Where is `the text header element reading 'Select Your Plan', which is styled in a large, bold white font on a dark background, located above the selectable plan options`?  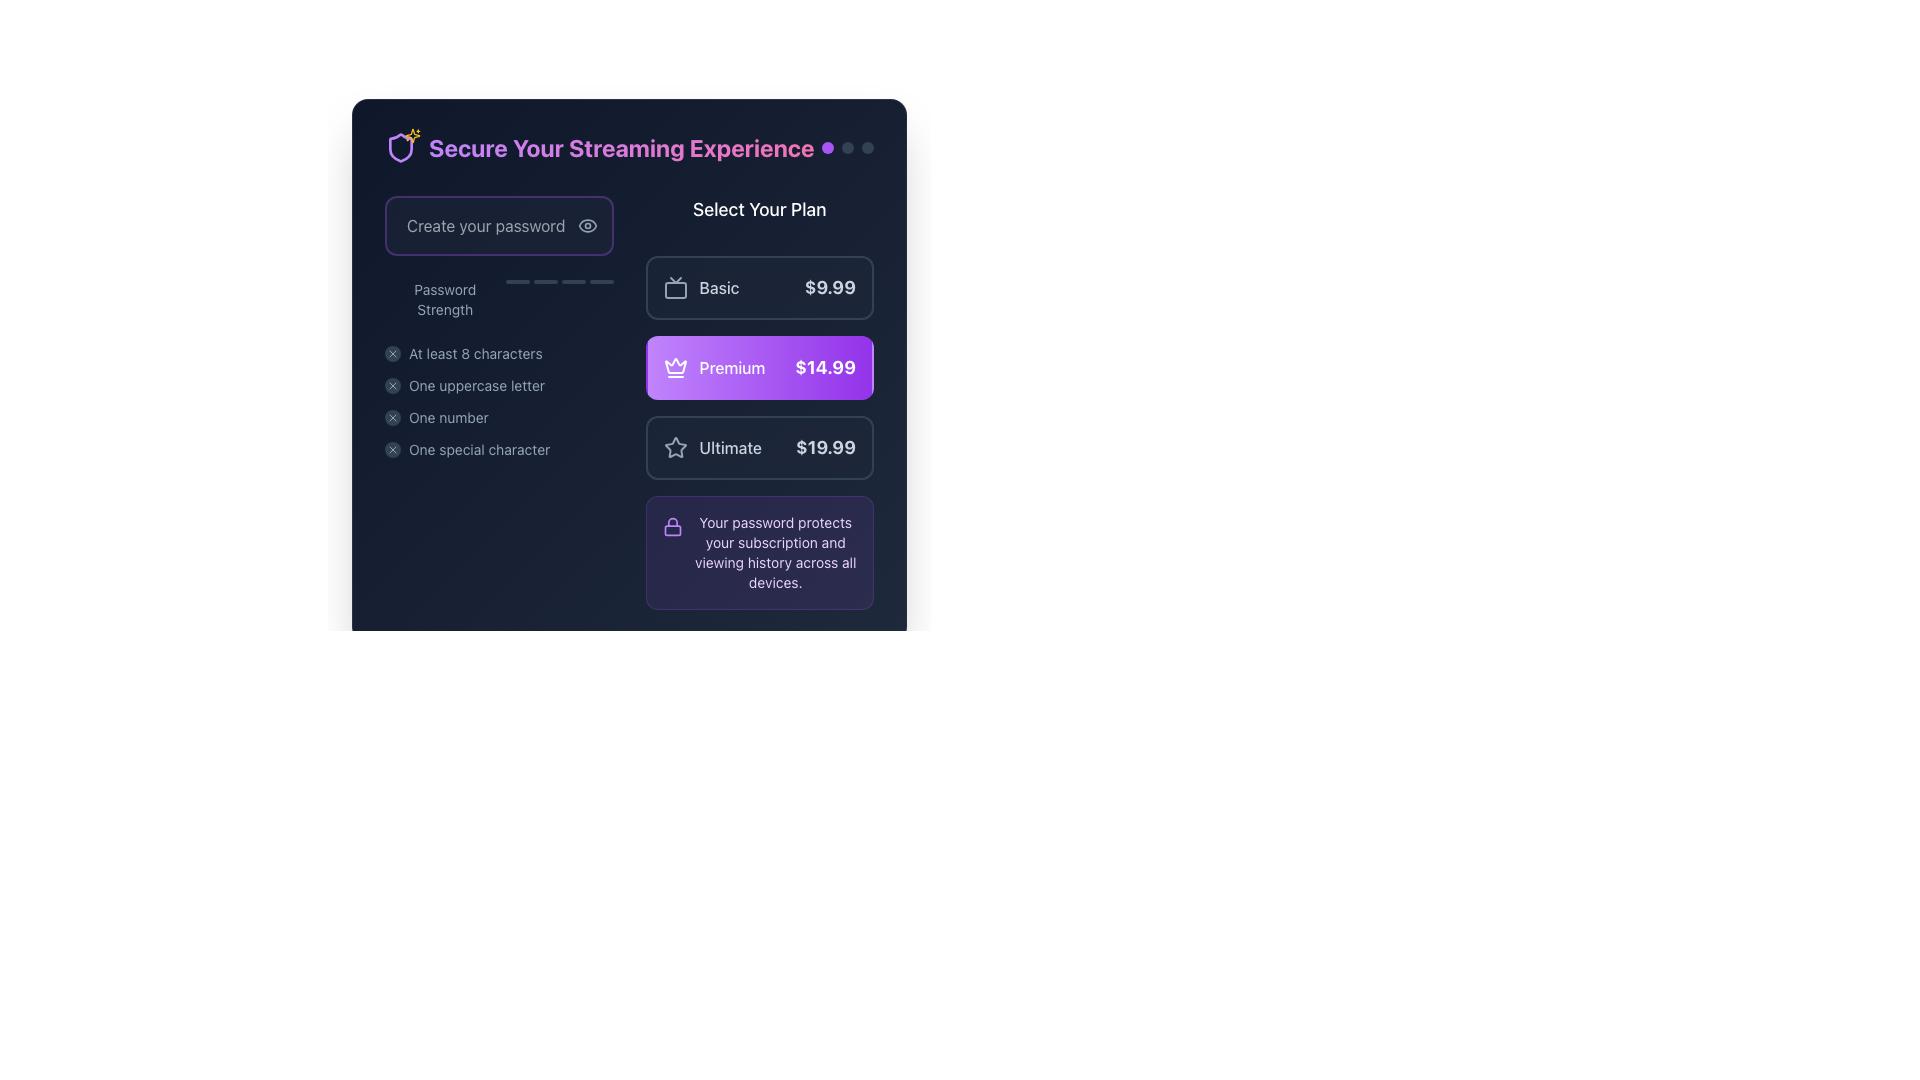 the text header element reading 'Select Your Plan', which is styled in a large, bold white font on a dark background, located above the selectable plan options is located at coordinates (758, 209).